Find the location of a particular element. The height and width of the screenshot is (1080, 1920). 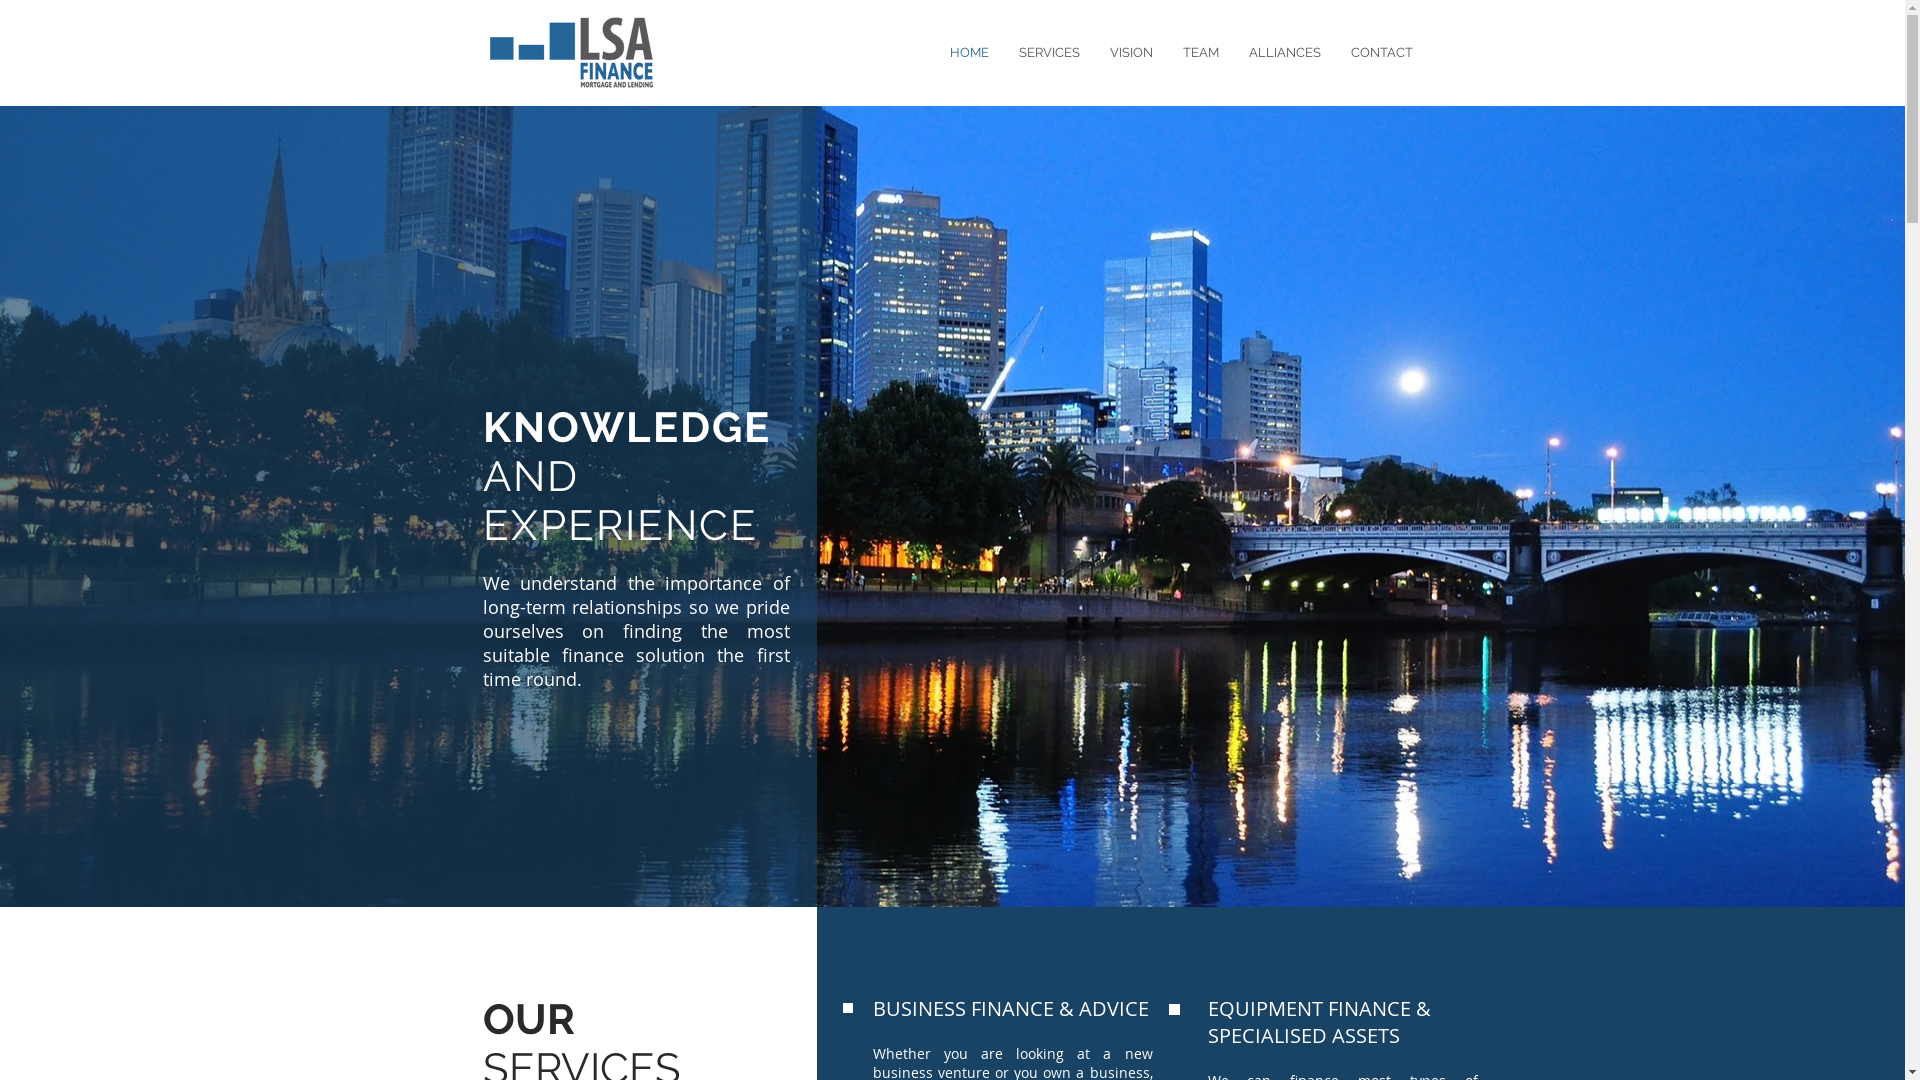

'TEAM' is located at coordinates (1200, 52).